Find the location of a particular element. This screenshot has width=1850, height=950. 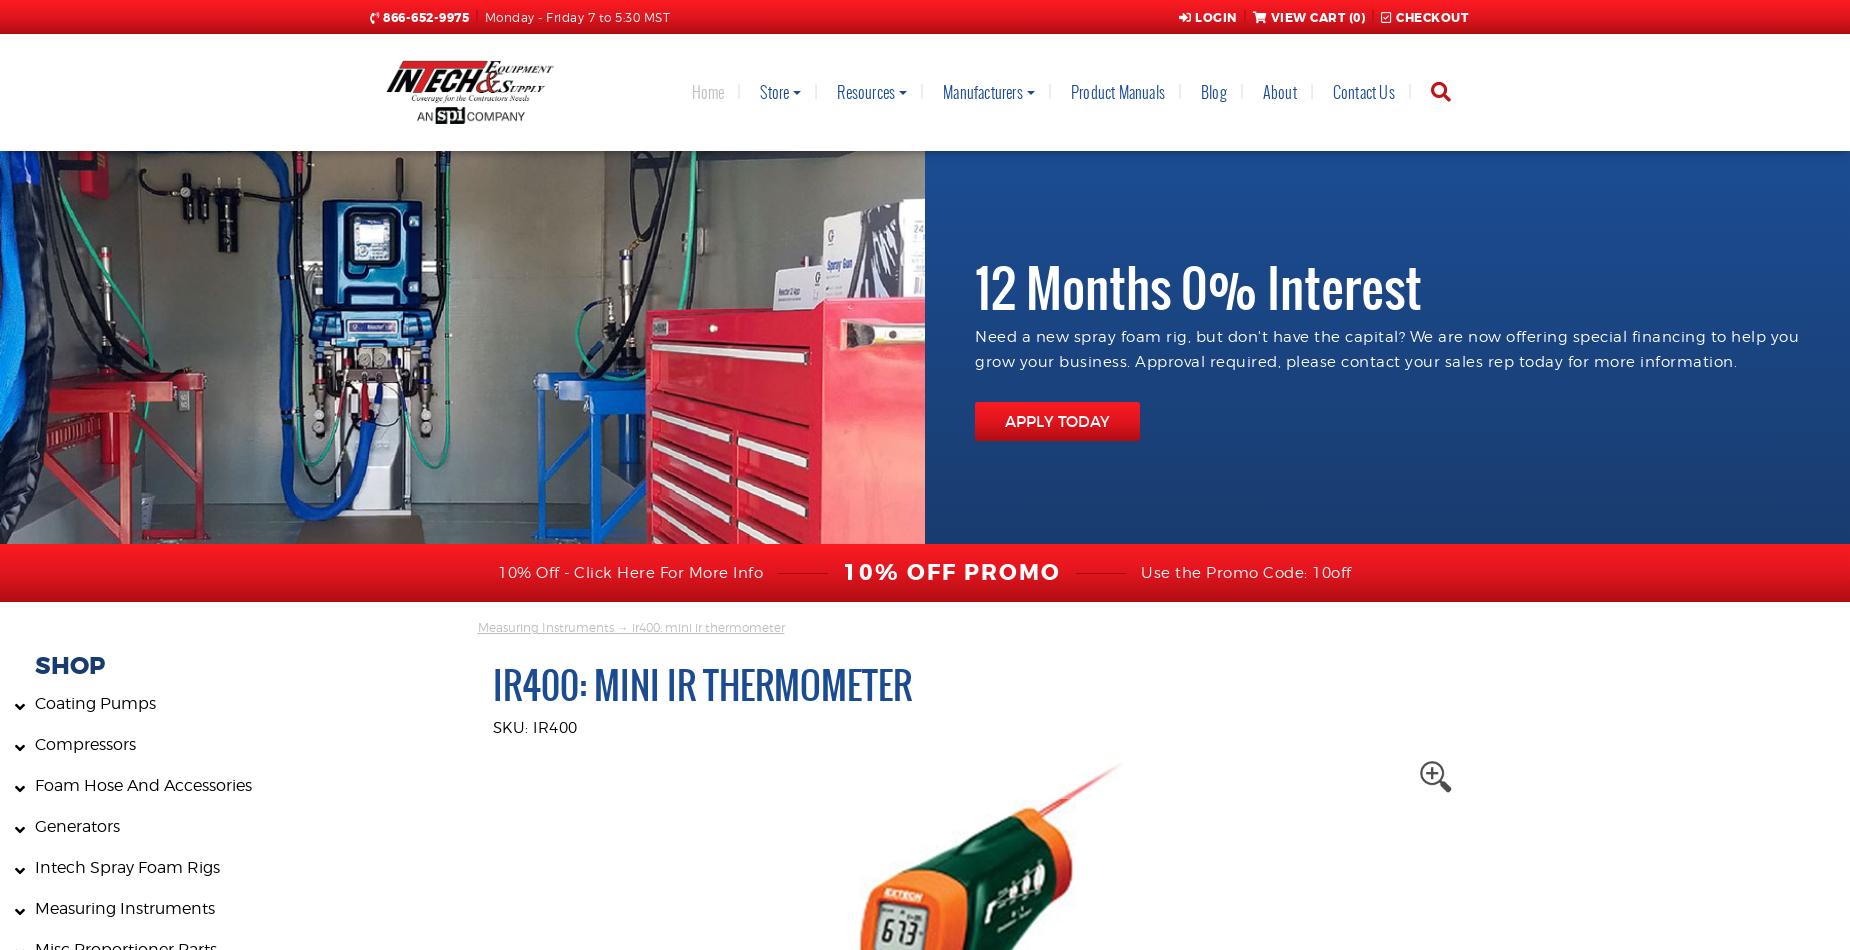

'10% Off Promo' is located at coordinates (843, 573).